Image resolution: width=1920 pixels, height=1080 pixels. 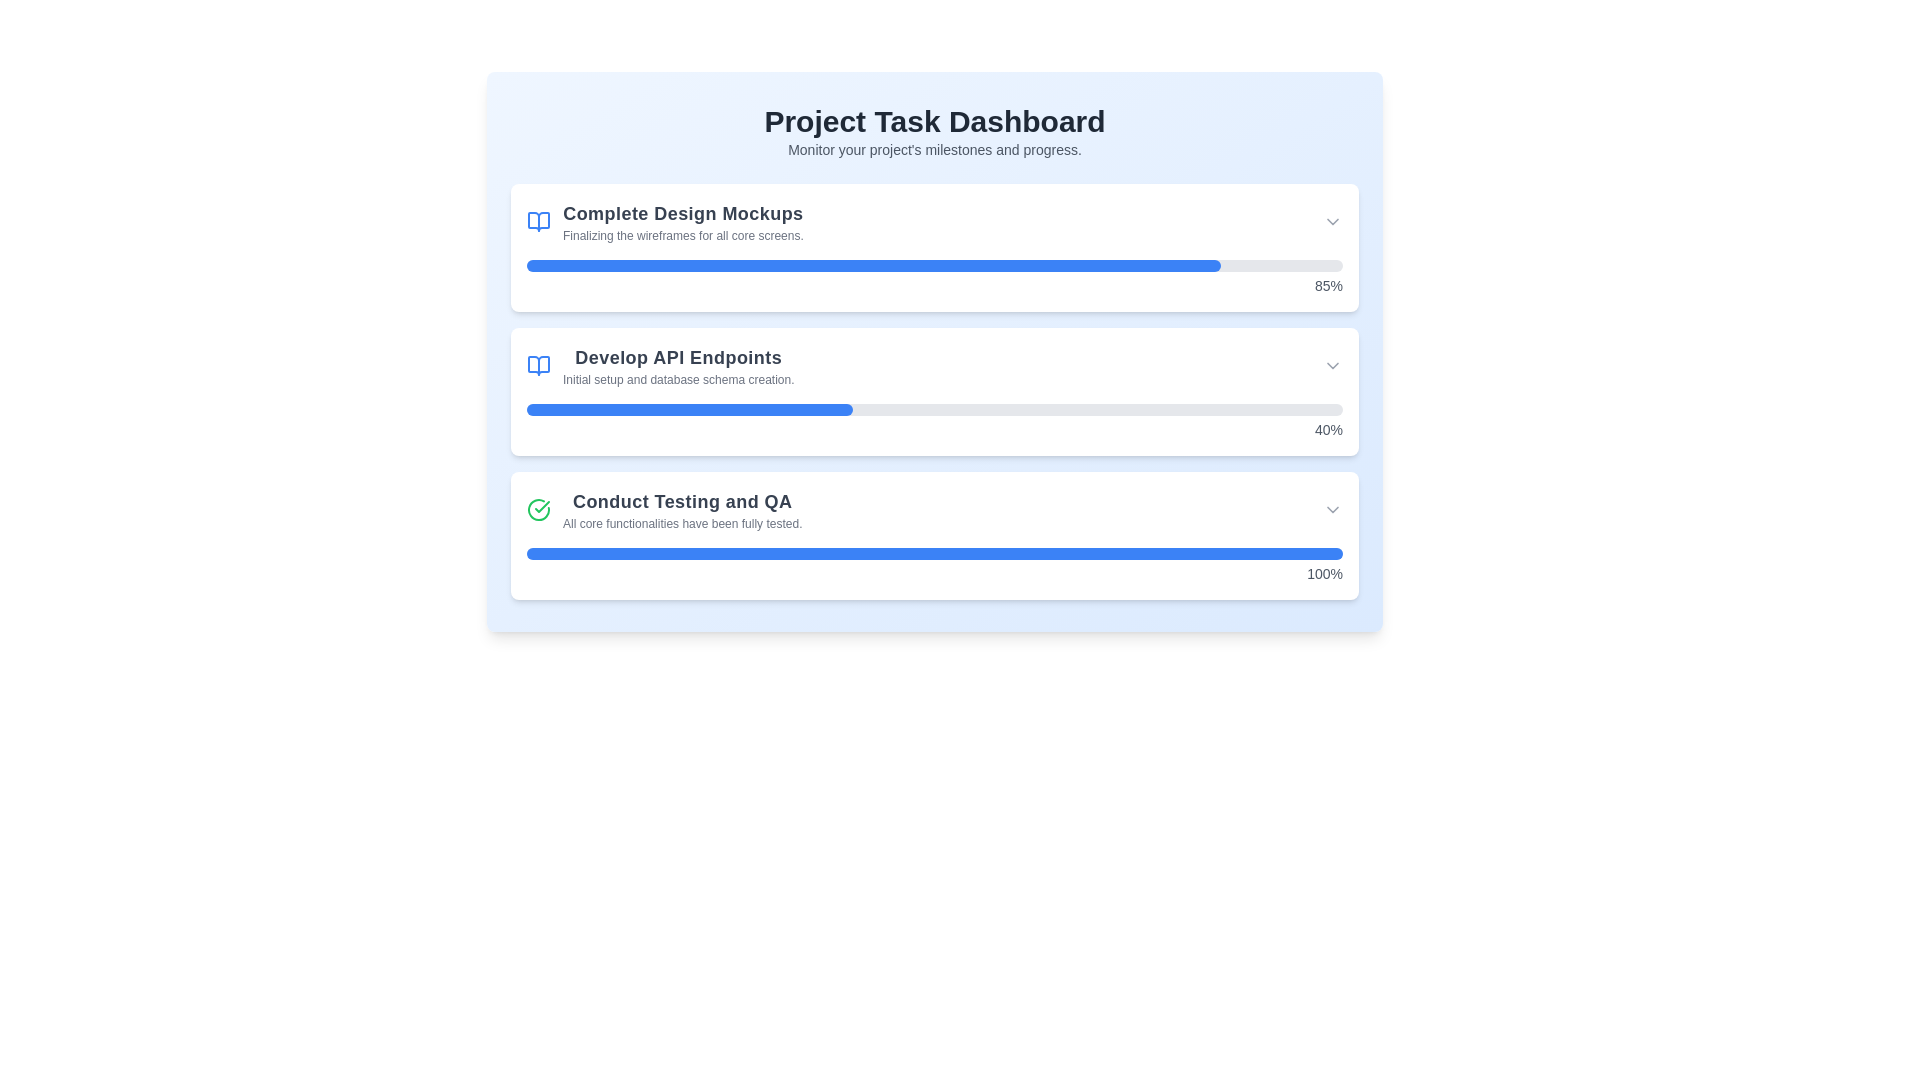 I want to click on text 'Finalizing the wireframes for all core screens.' located beneath the heading 'Complete Design Mockups' in the topmost project task card, so click(x=683, y=234).